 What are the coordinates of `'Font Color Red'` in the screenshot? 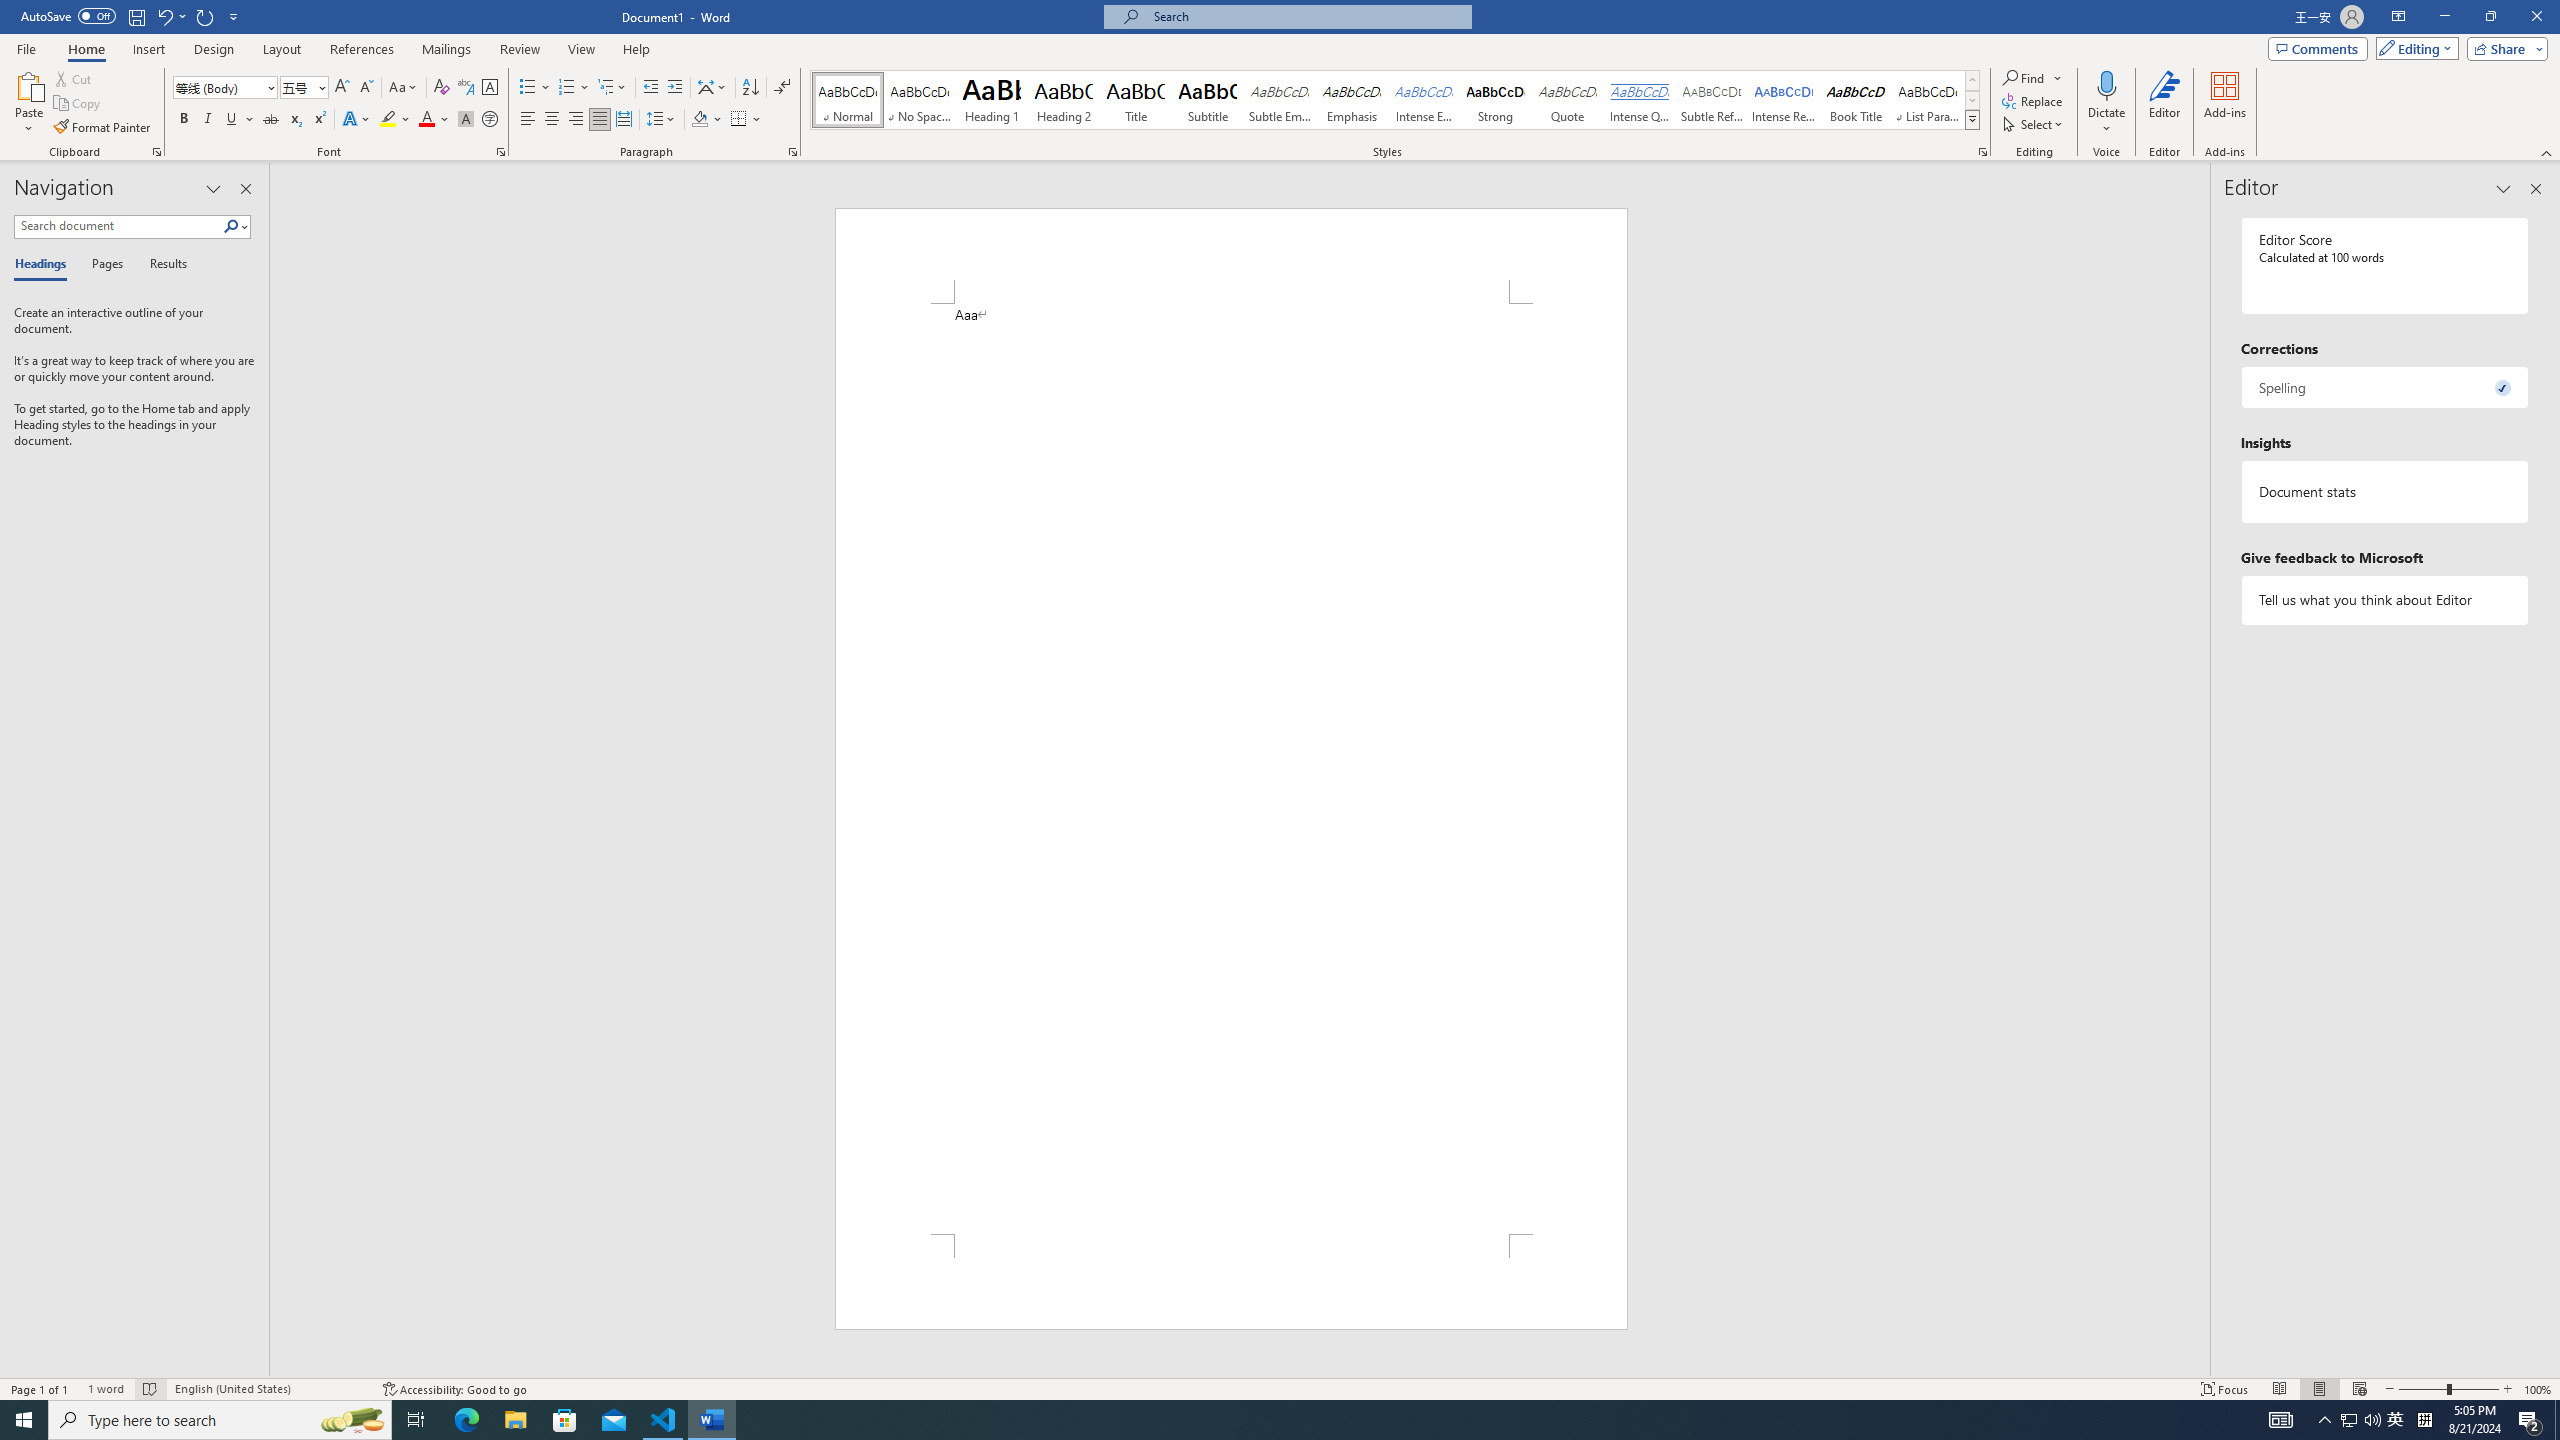 It's located at (425, 118).